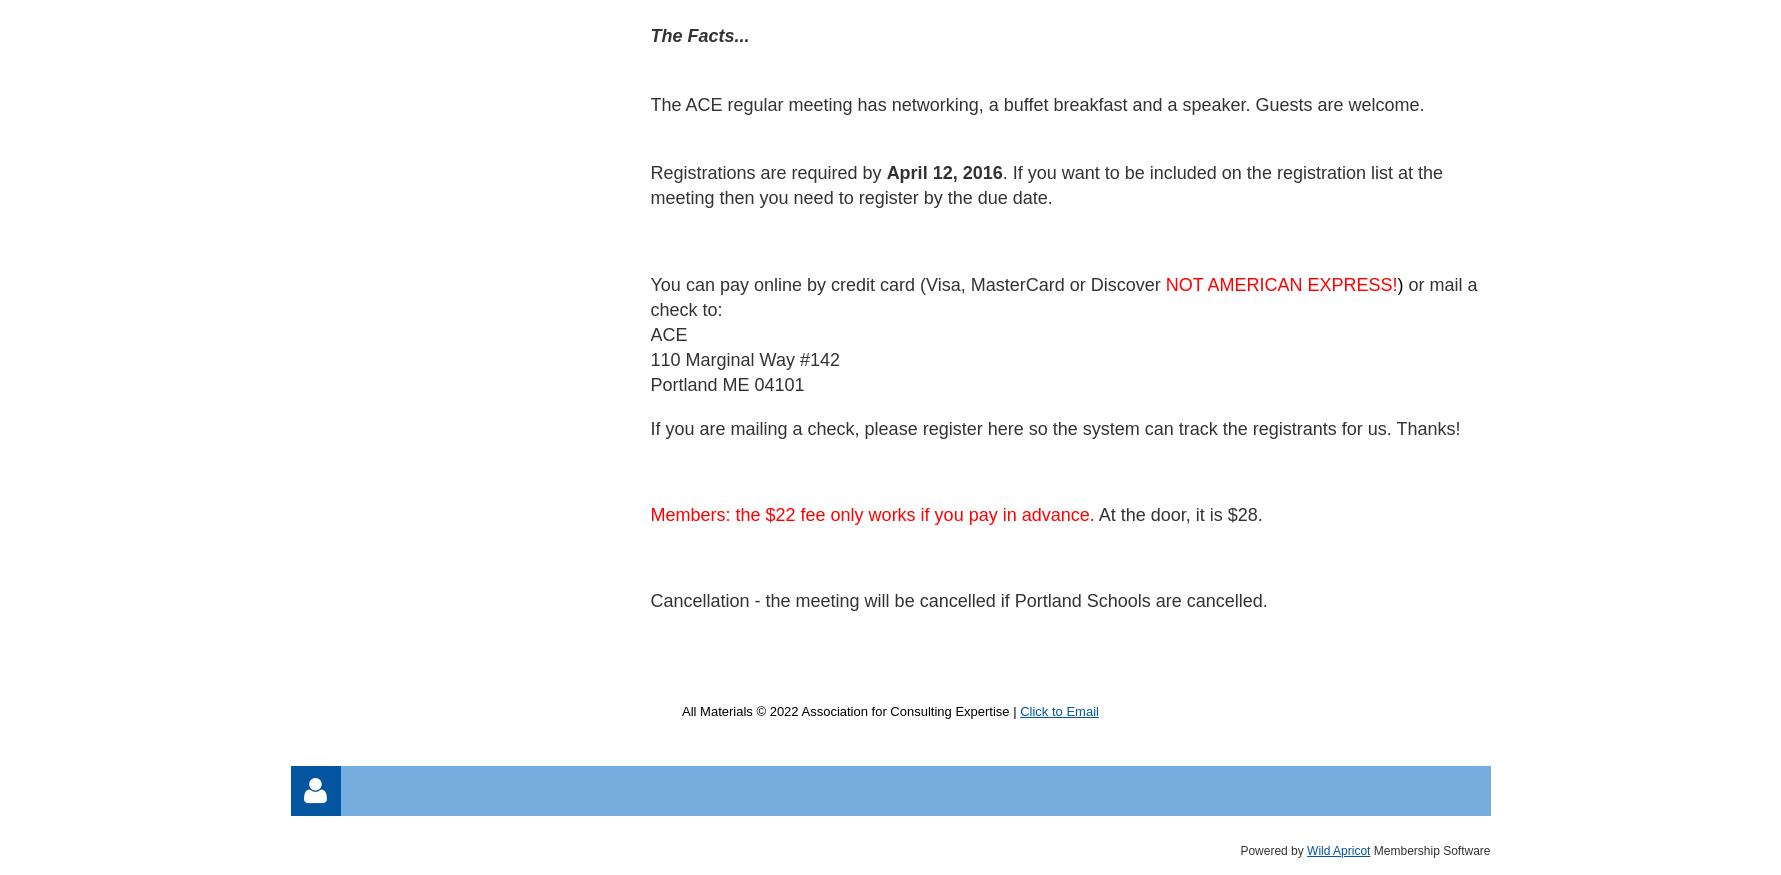  What do you see at coordinates (850, 710) in the screenshot?
I see `'All Materials © 2022 Association for Consulting Expertise |'` at bounding box center [850, 710].